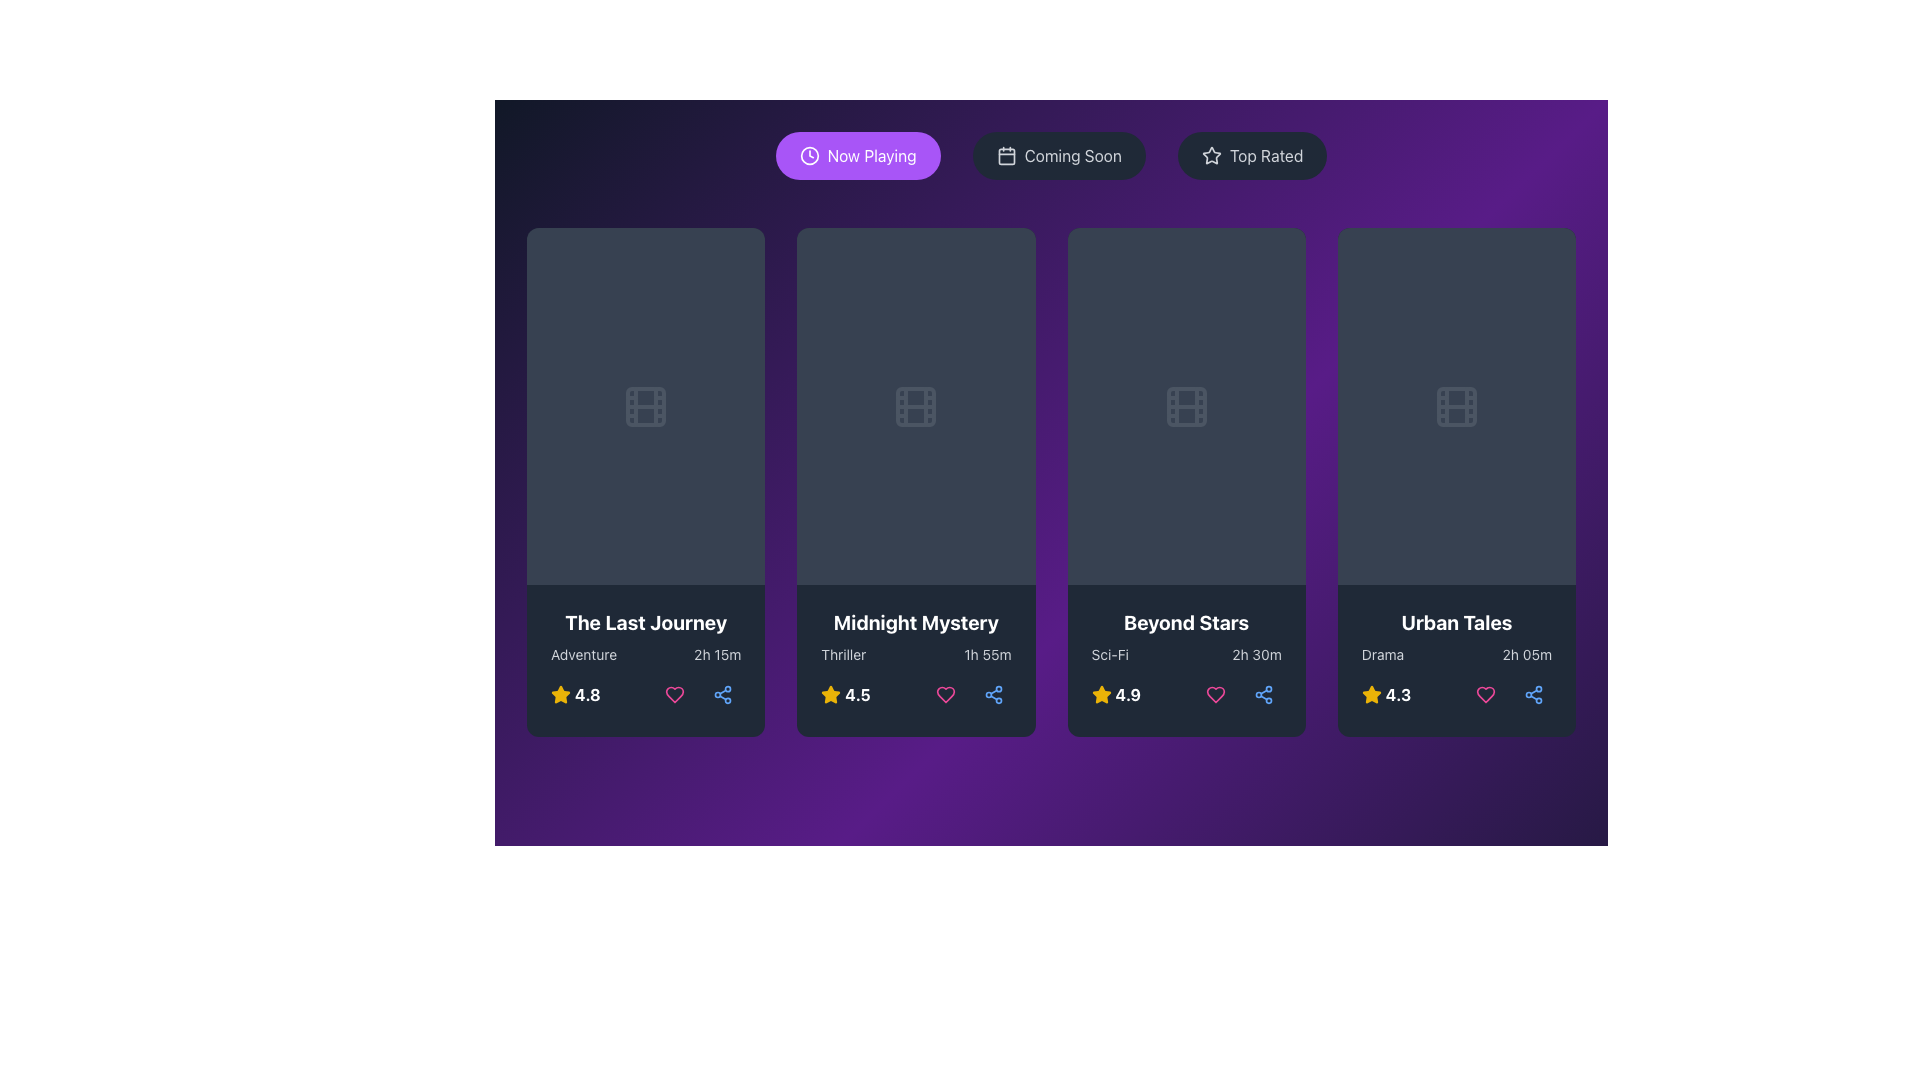  What do you see at coordinates (1385, 694) in the screenshot?
I see `rating value displayed as '4.3' next to the yellow star icon in the bottom section of the 'Urban Tales' card` at bounding box center [1385, 694].